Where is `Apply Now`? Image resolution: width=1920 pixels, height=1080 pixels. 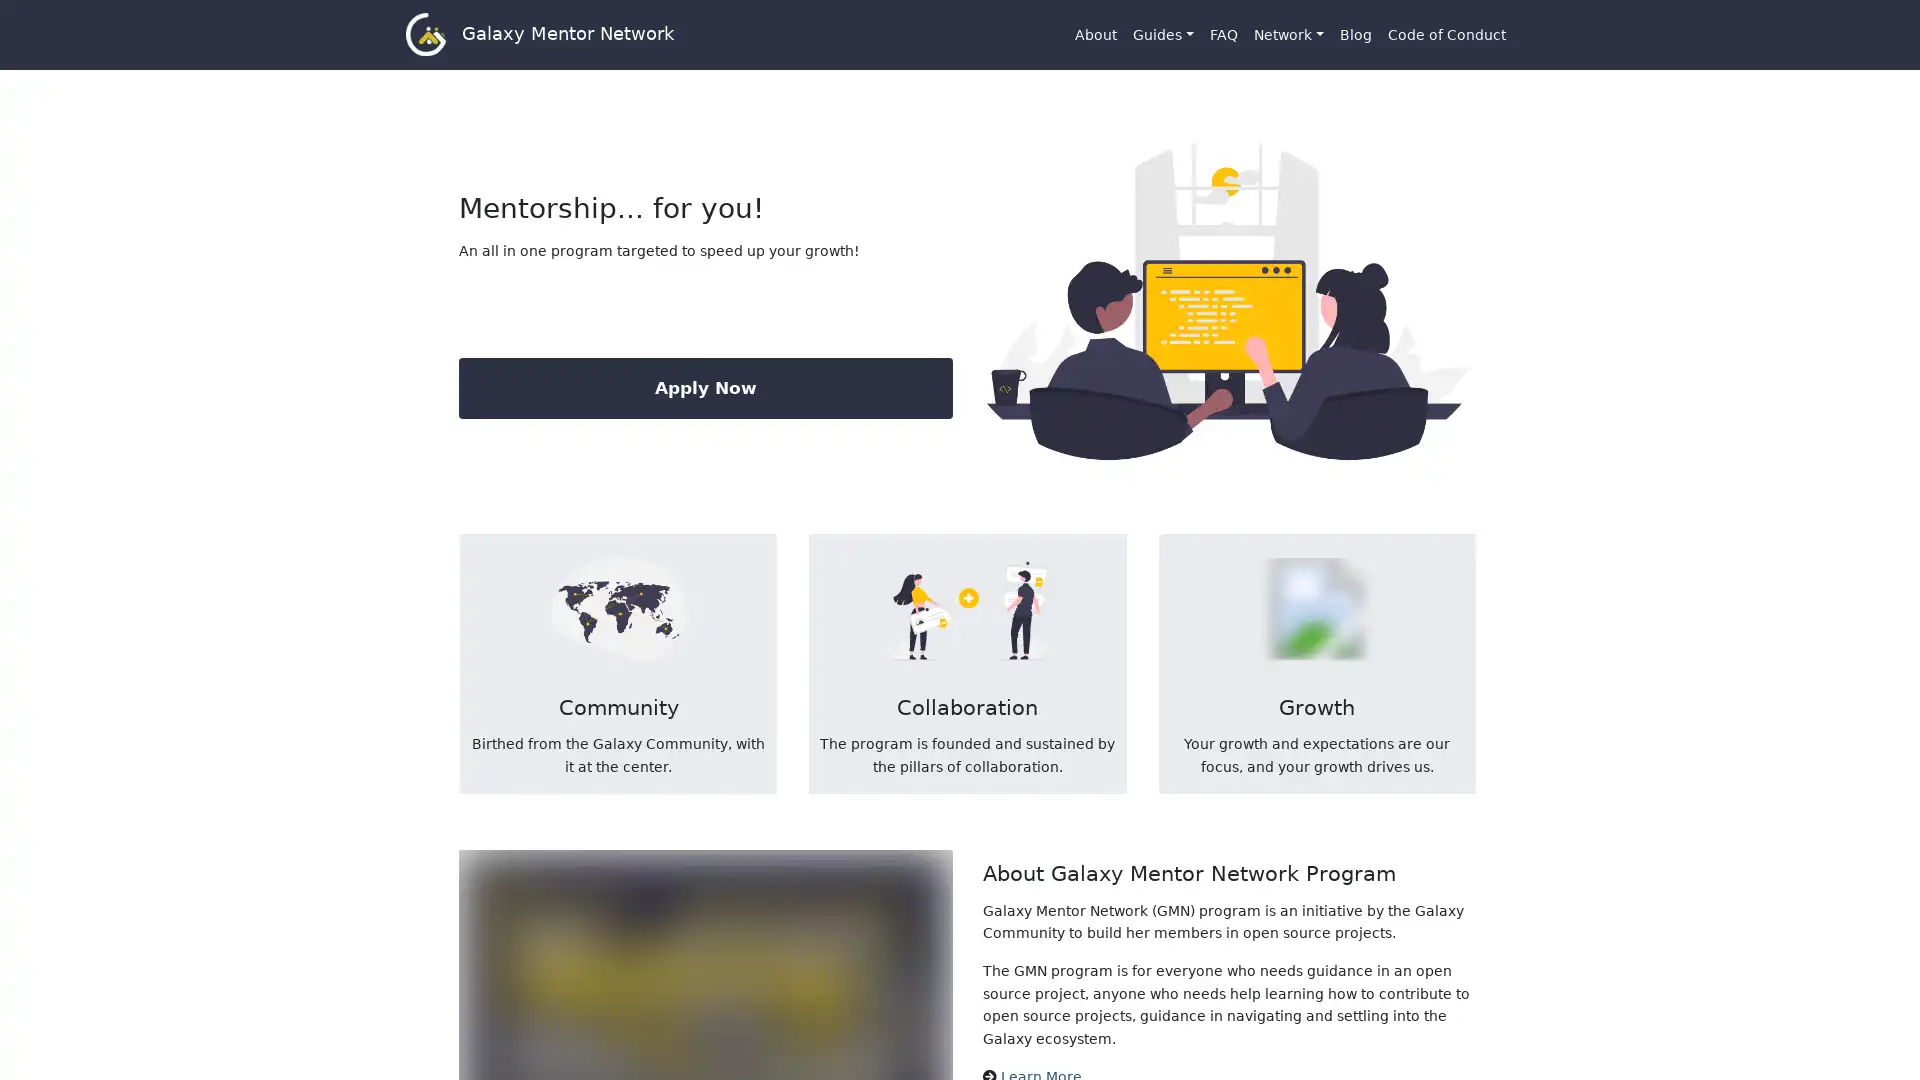
Apply Now is located at coordinates (705, 388).